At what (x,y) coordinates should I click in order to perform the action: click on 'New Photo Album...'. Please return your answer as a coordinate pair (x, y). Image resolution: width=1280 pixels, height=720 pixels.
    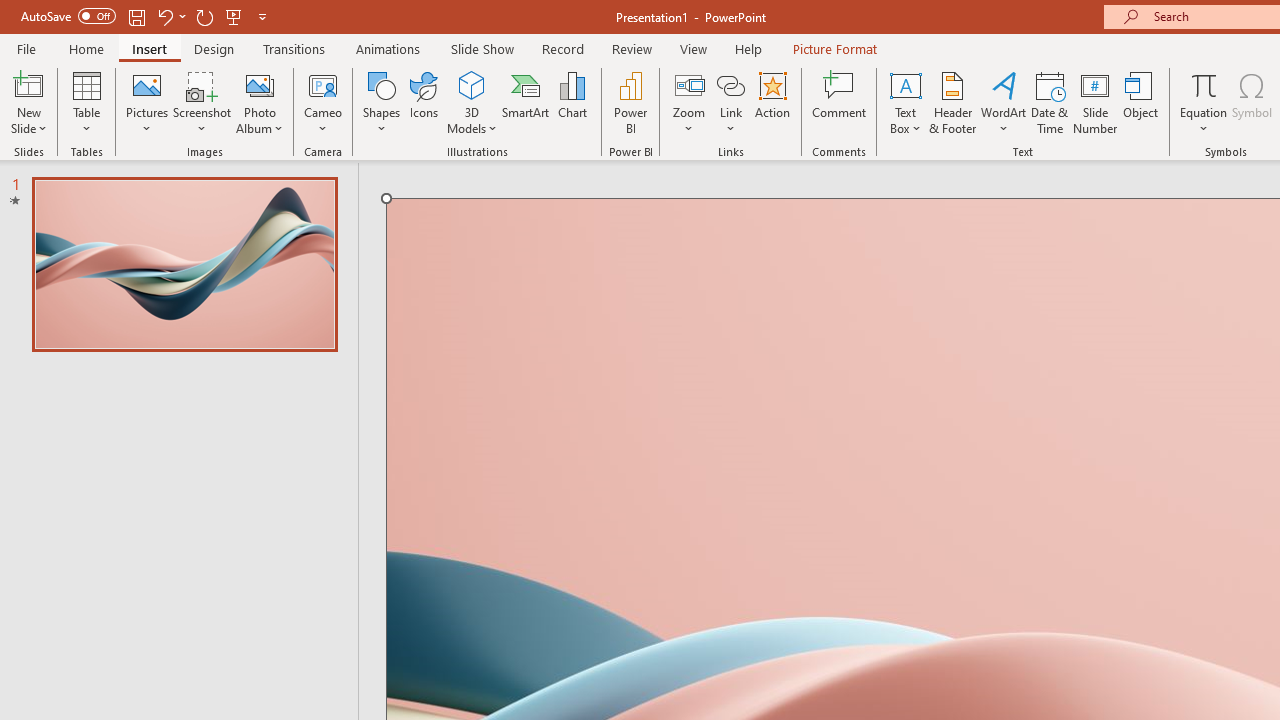
    Looking at the image, I should click on (258, 84).